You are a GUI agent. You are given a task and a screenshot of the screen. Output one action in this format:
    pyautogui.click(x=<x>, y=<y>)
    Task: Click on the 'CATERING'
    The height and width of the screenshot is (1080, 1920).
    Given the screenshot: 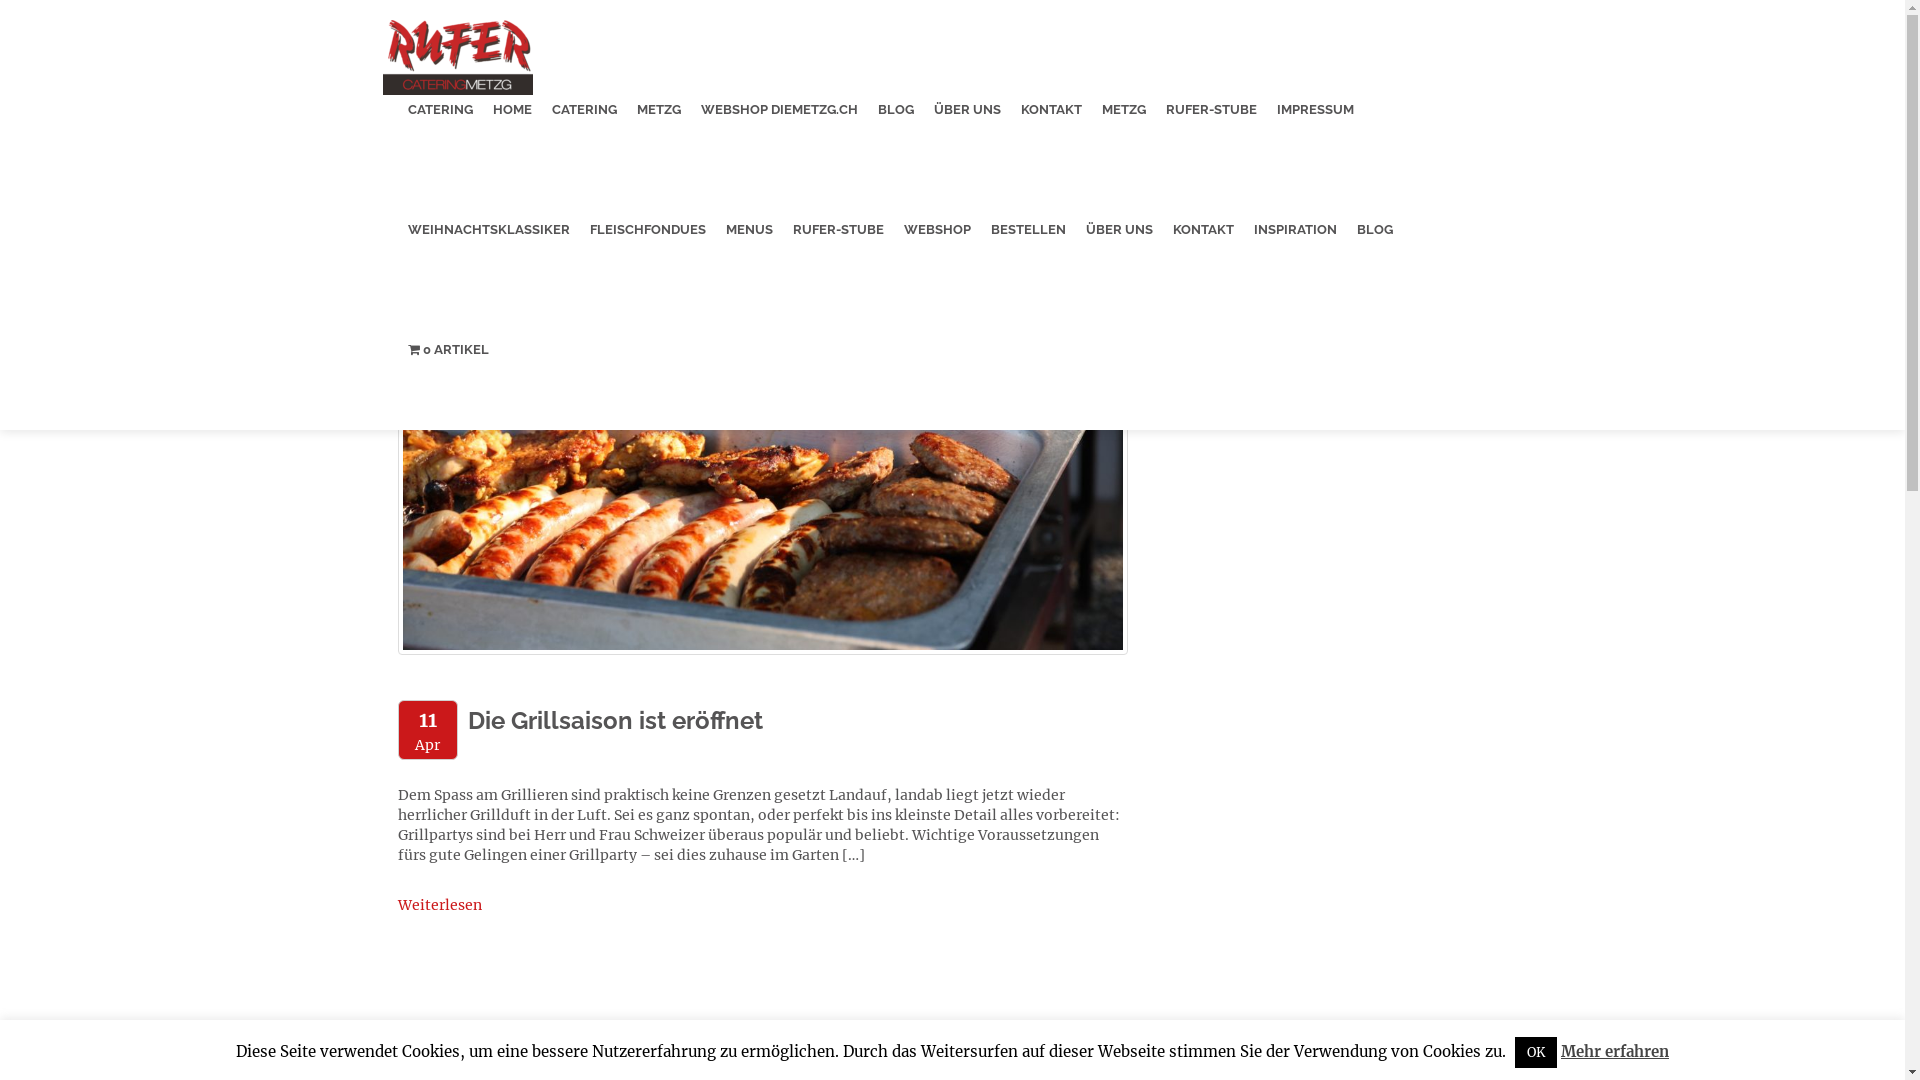 What is the action you would take?
    pyautogui.click(x=439, y=110)
    